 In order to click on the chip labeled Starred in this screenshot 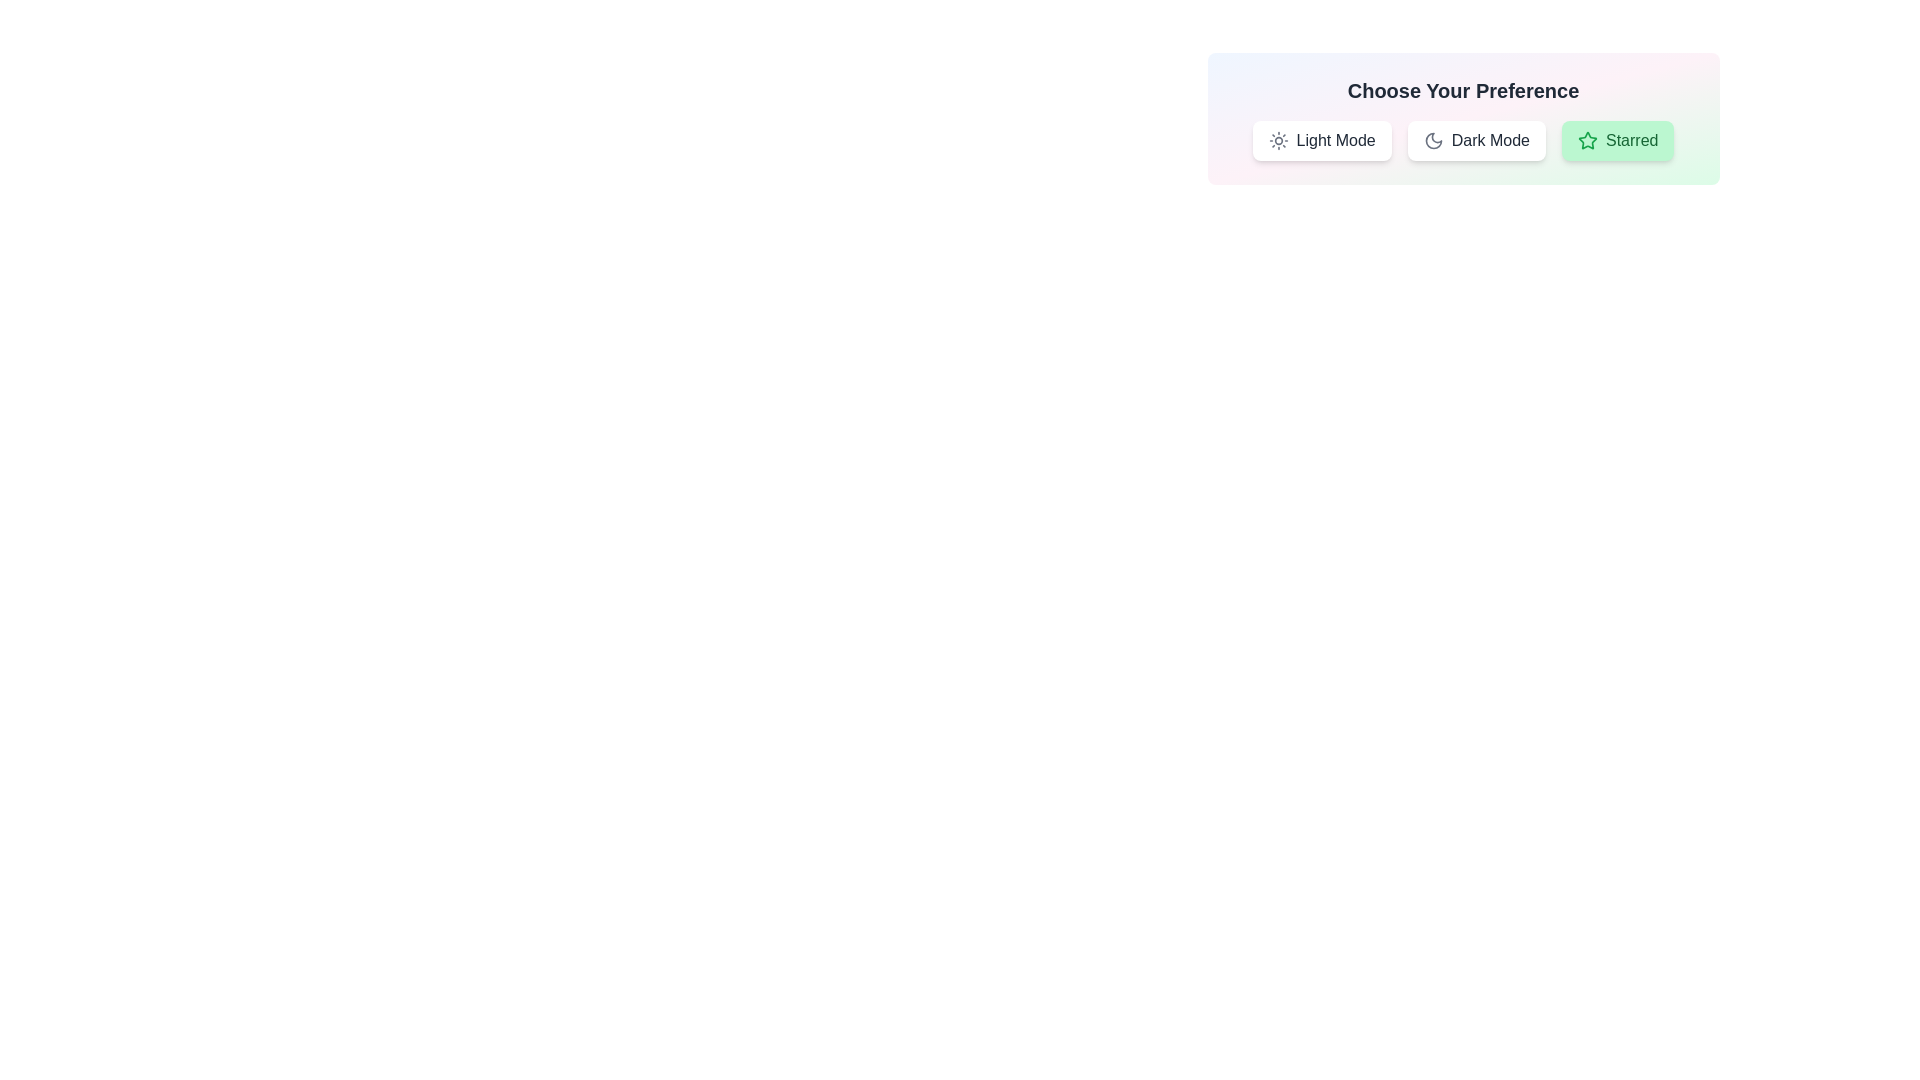, I will do `click(1617, 140)`.